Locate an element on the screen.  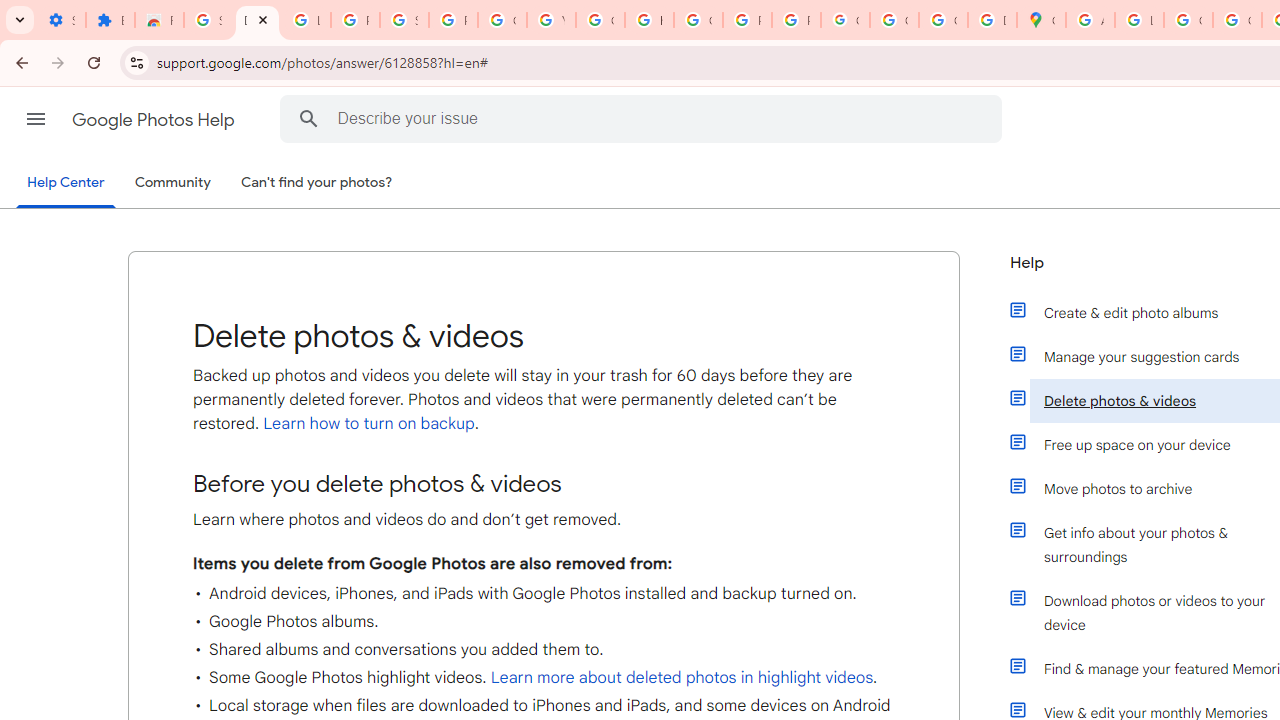
'YouTube' is located at coordinates (551, 20).